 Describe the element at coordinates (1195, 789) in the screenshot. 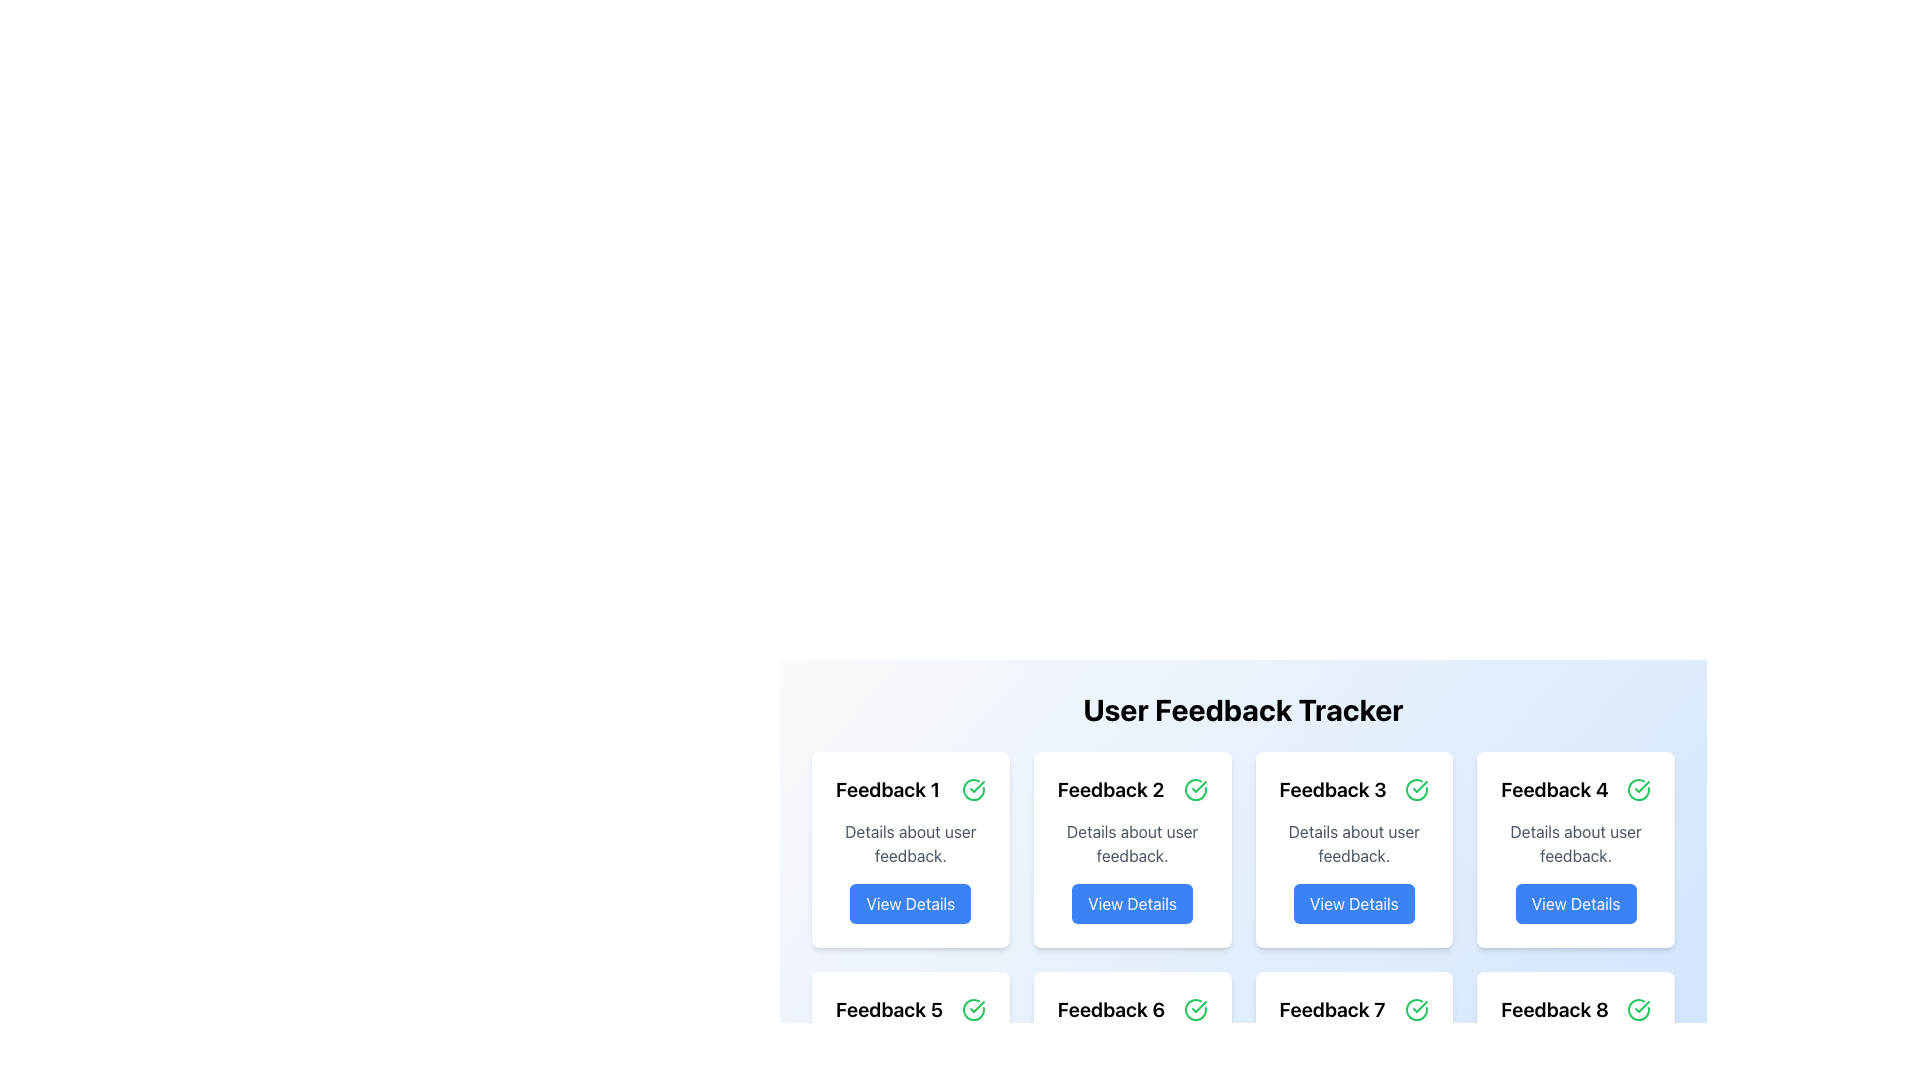

I see `the status represented by the circular green checkmark icon located in the 'Feedback 2' section, which indicates confirmation or success` at that location.